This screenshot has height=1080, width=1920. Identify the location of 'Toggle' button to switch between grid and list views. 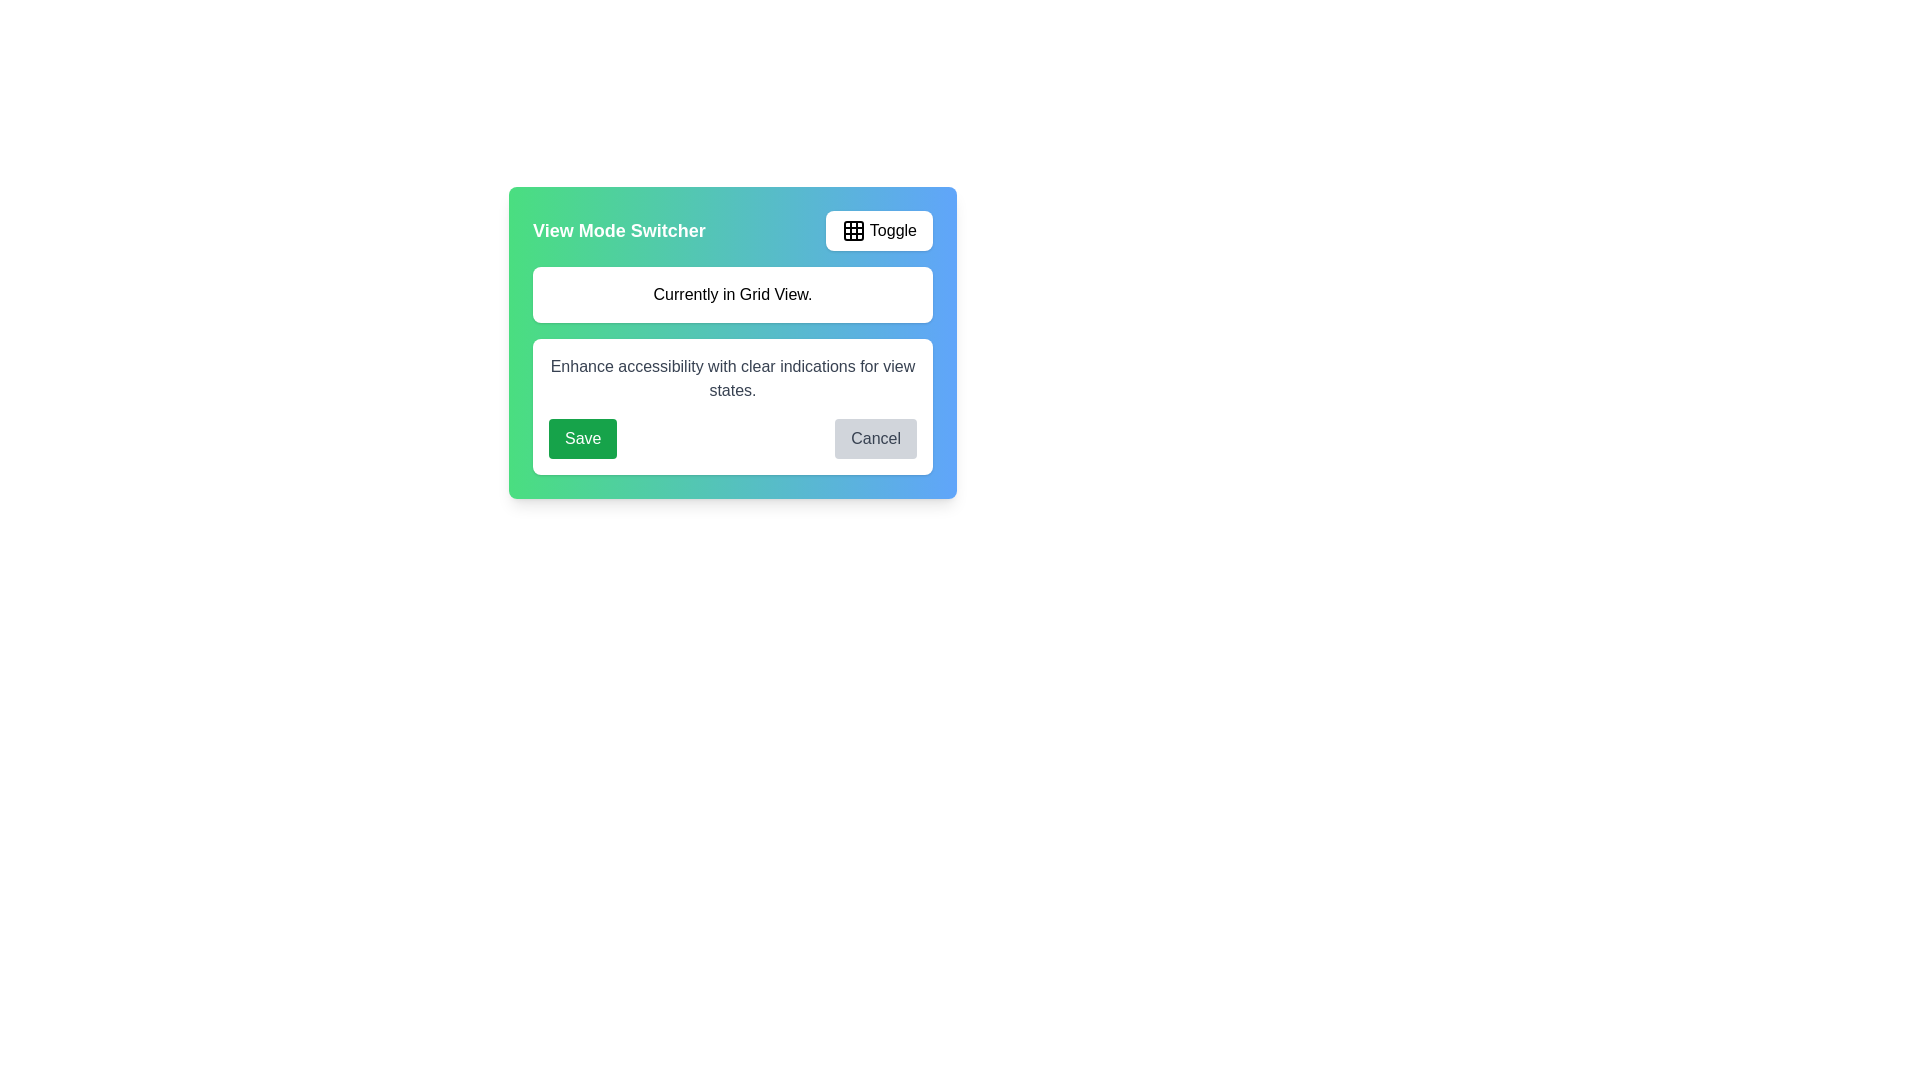
(878, 230).